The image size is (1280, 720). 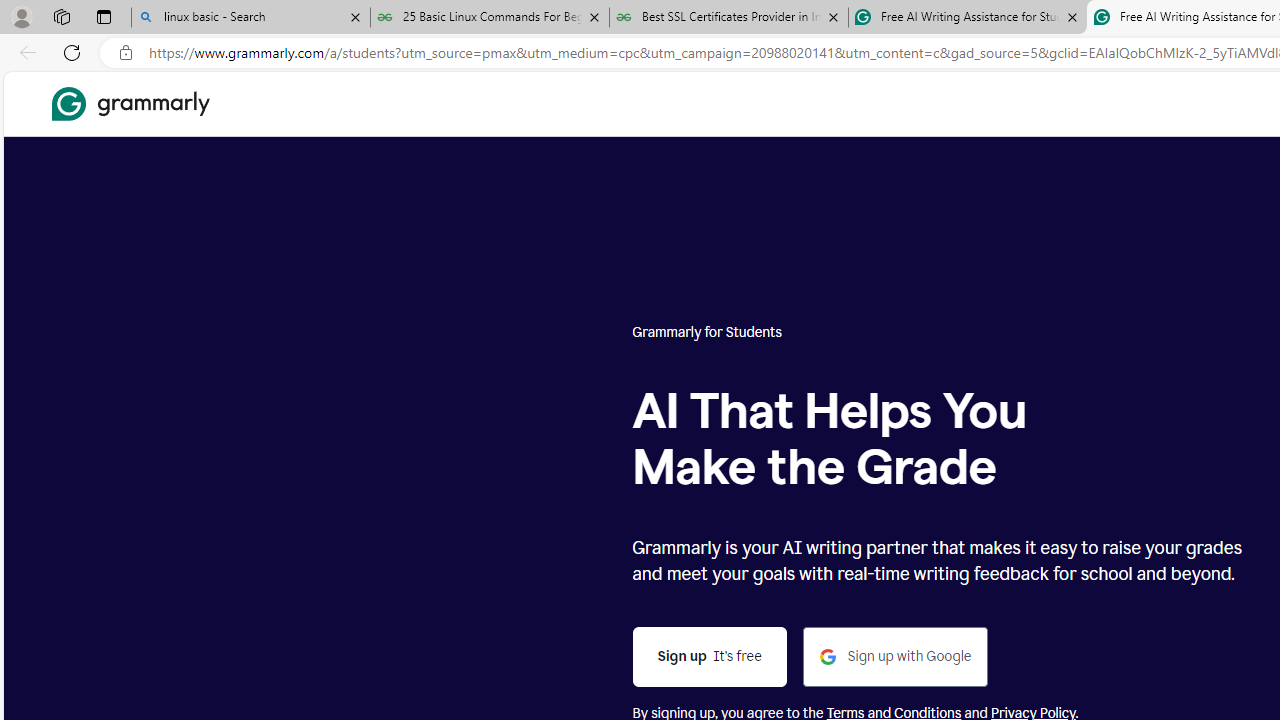 I want to click on 'Grammarly Home', so click(x=130, y=104).